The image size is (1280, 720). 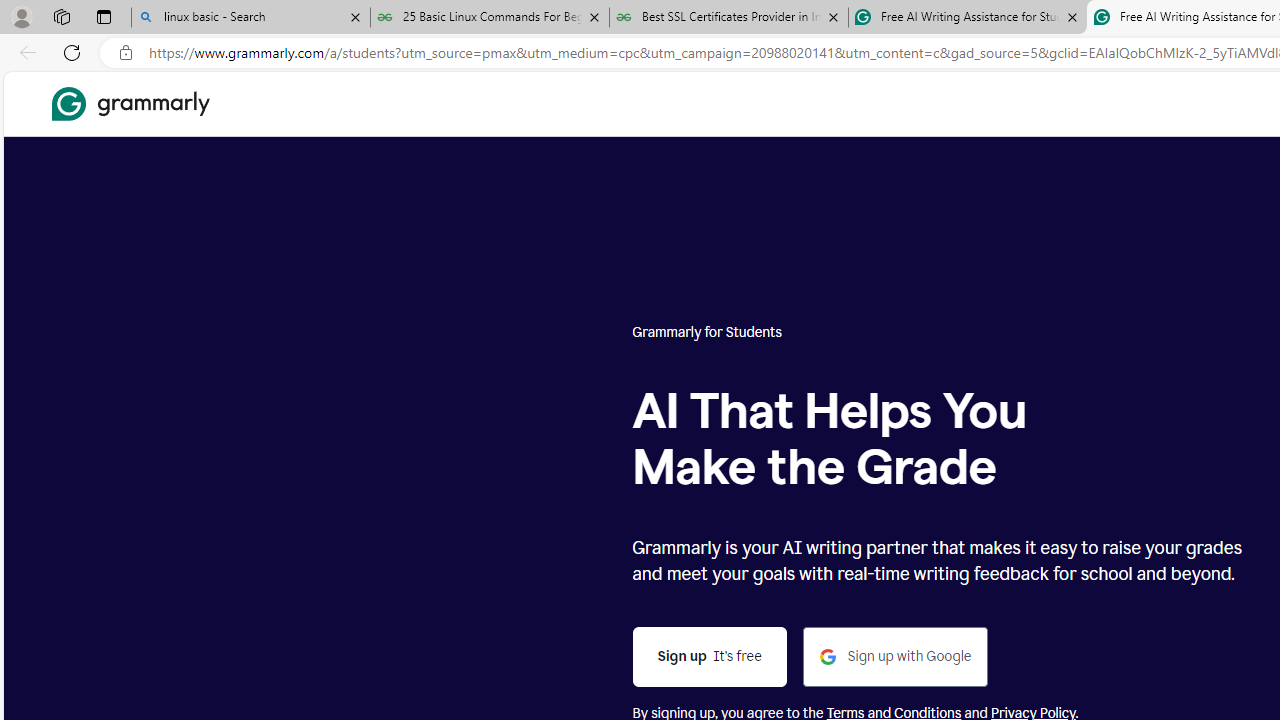 I want to click on 'Grammarly Home', so click(x=130, y=104).